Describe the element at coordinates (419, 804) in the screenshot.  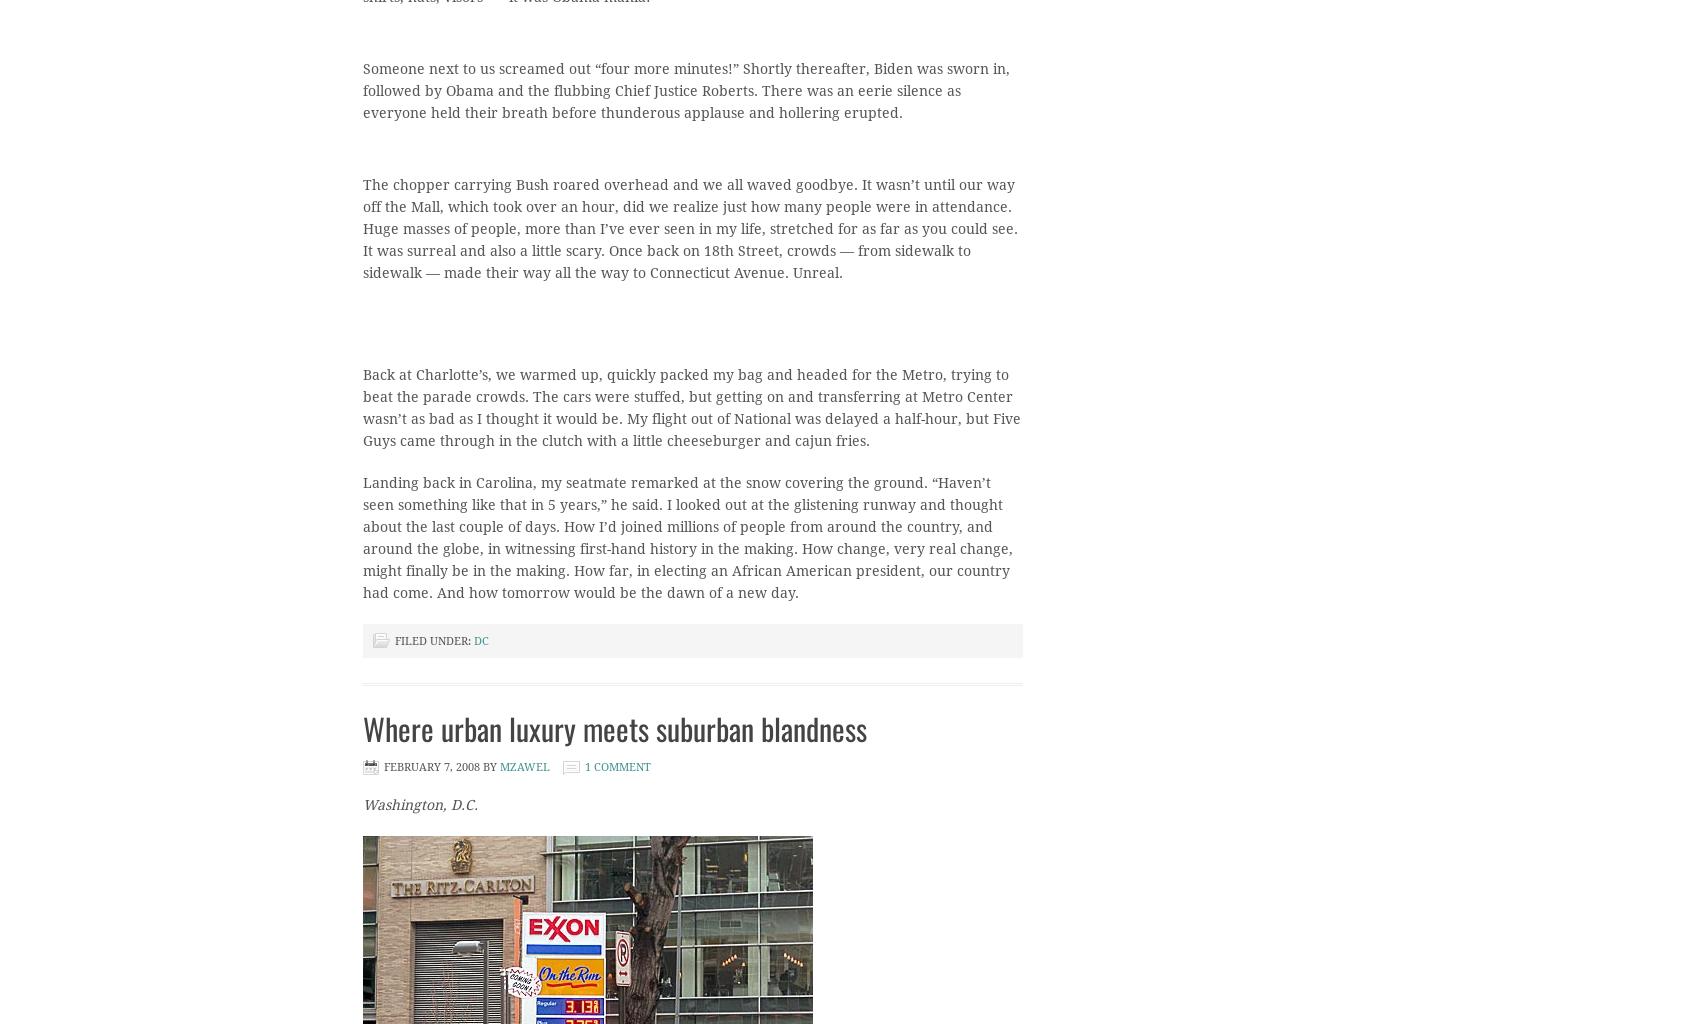
I see `'Washington, D.C.'` at that location.